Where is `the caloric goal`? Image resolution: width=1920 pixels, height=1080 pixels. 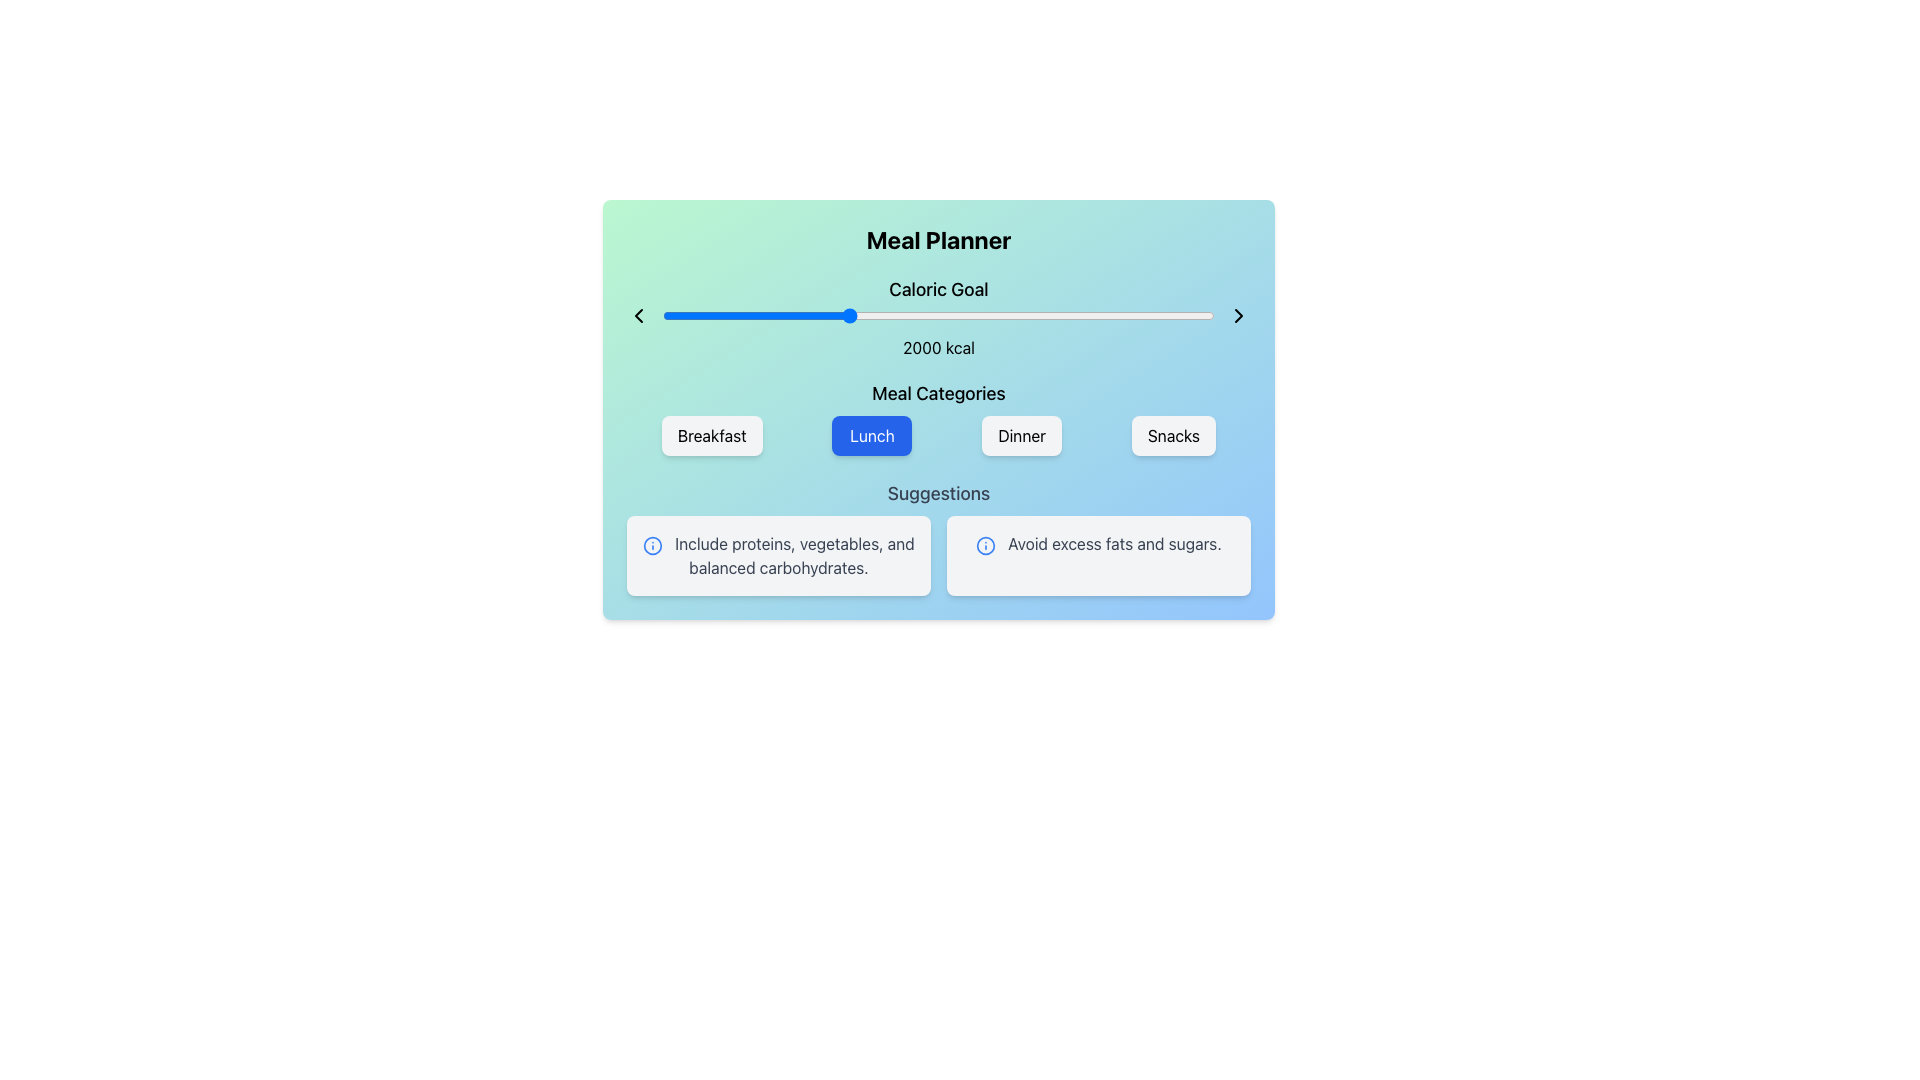
the caloric goal is located at coordinates (1152, 315).